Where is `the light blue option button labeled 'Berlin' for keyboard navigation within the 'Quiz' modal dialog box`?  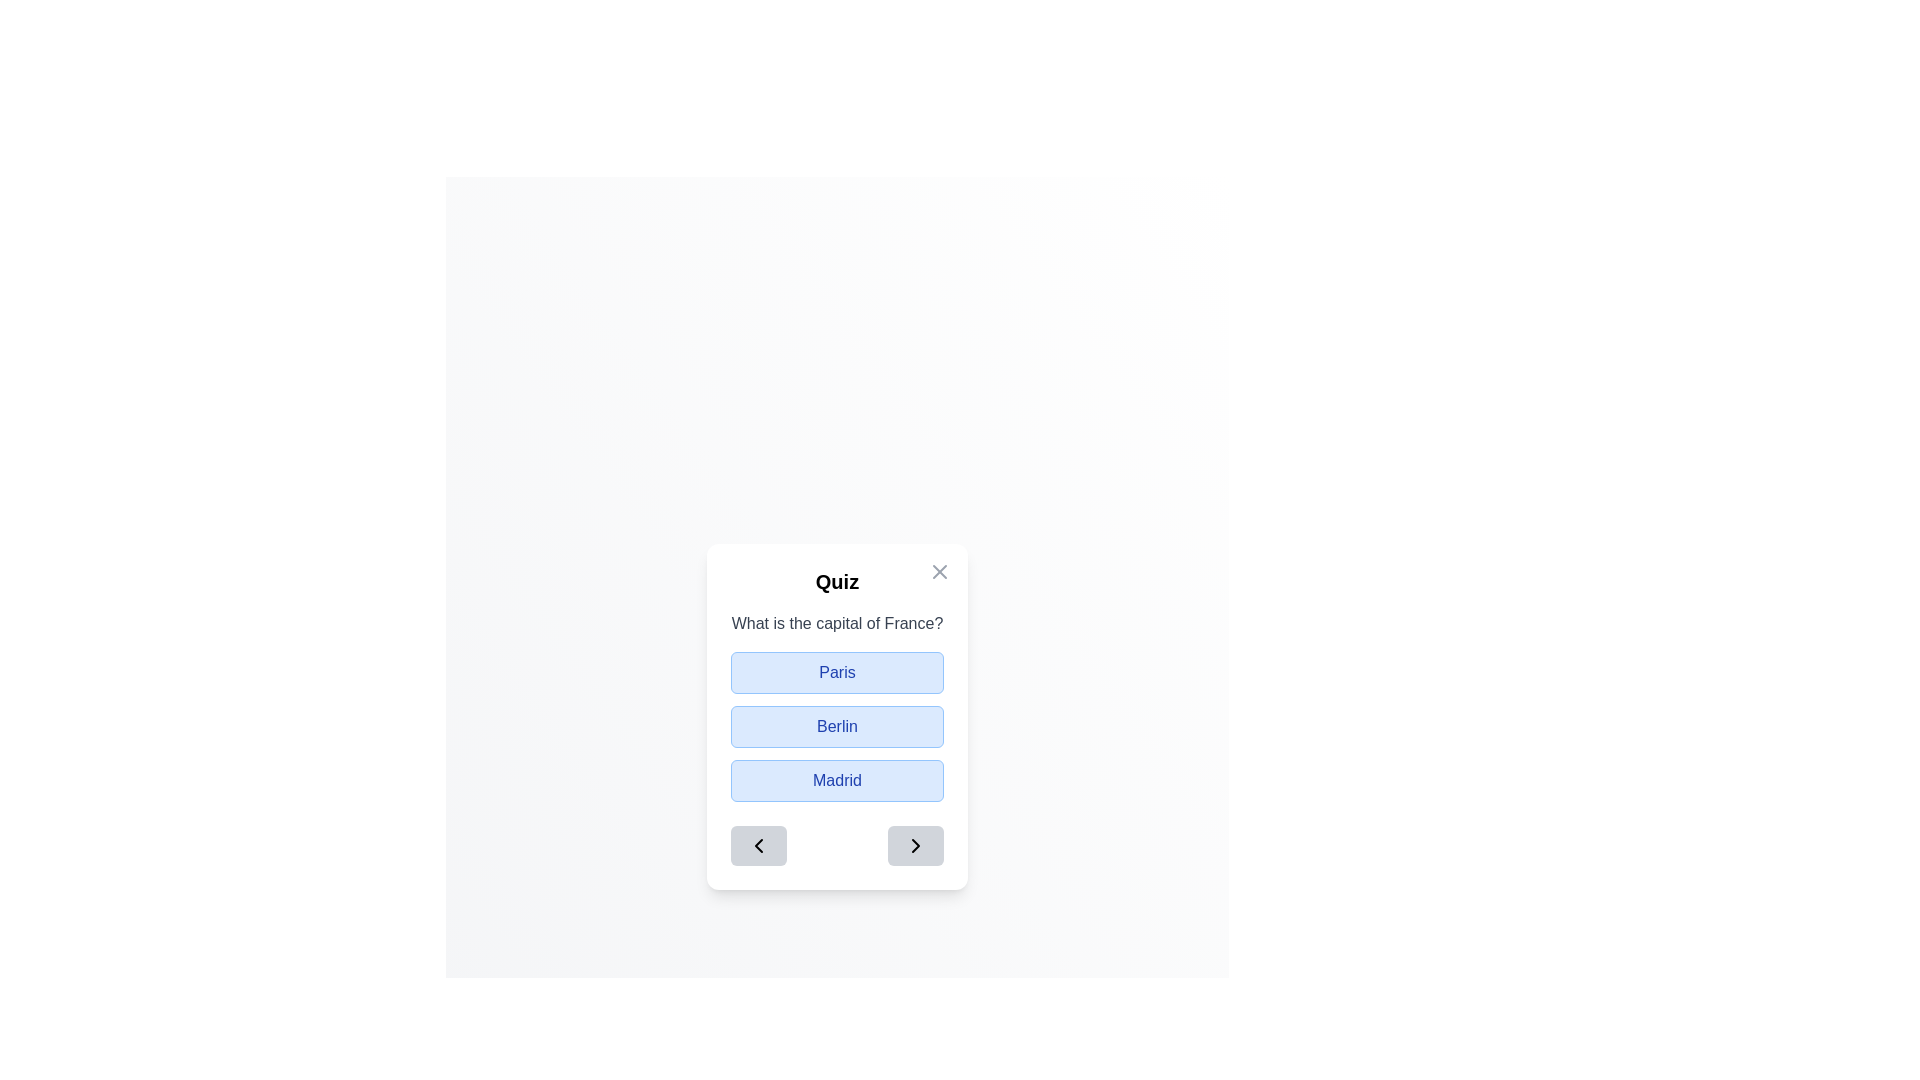 the light blue option button labeled 'Berlin' for keyboard navigation within the 'Quiz' modal dialog box is located at coordinates (837, 716).